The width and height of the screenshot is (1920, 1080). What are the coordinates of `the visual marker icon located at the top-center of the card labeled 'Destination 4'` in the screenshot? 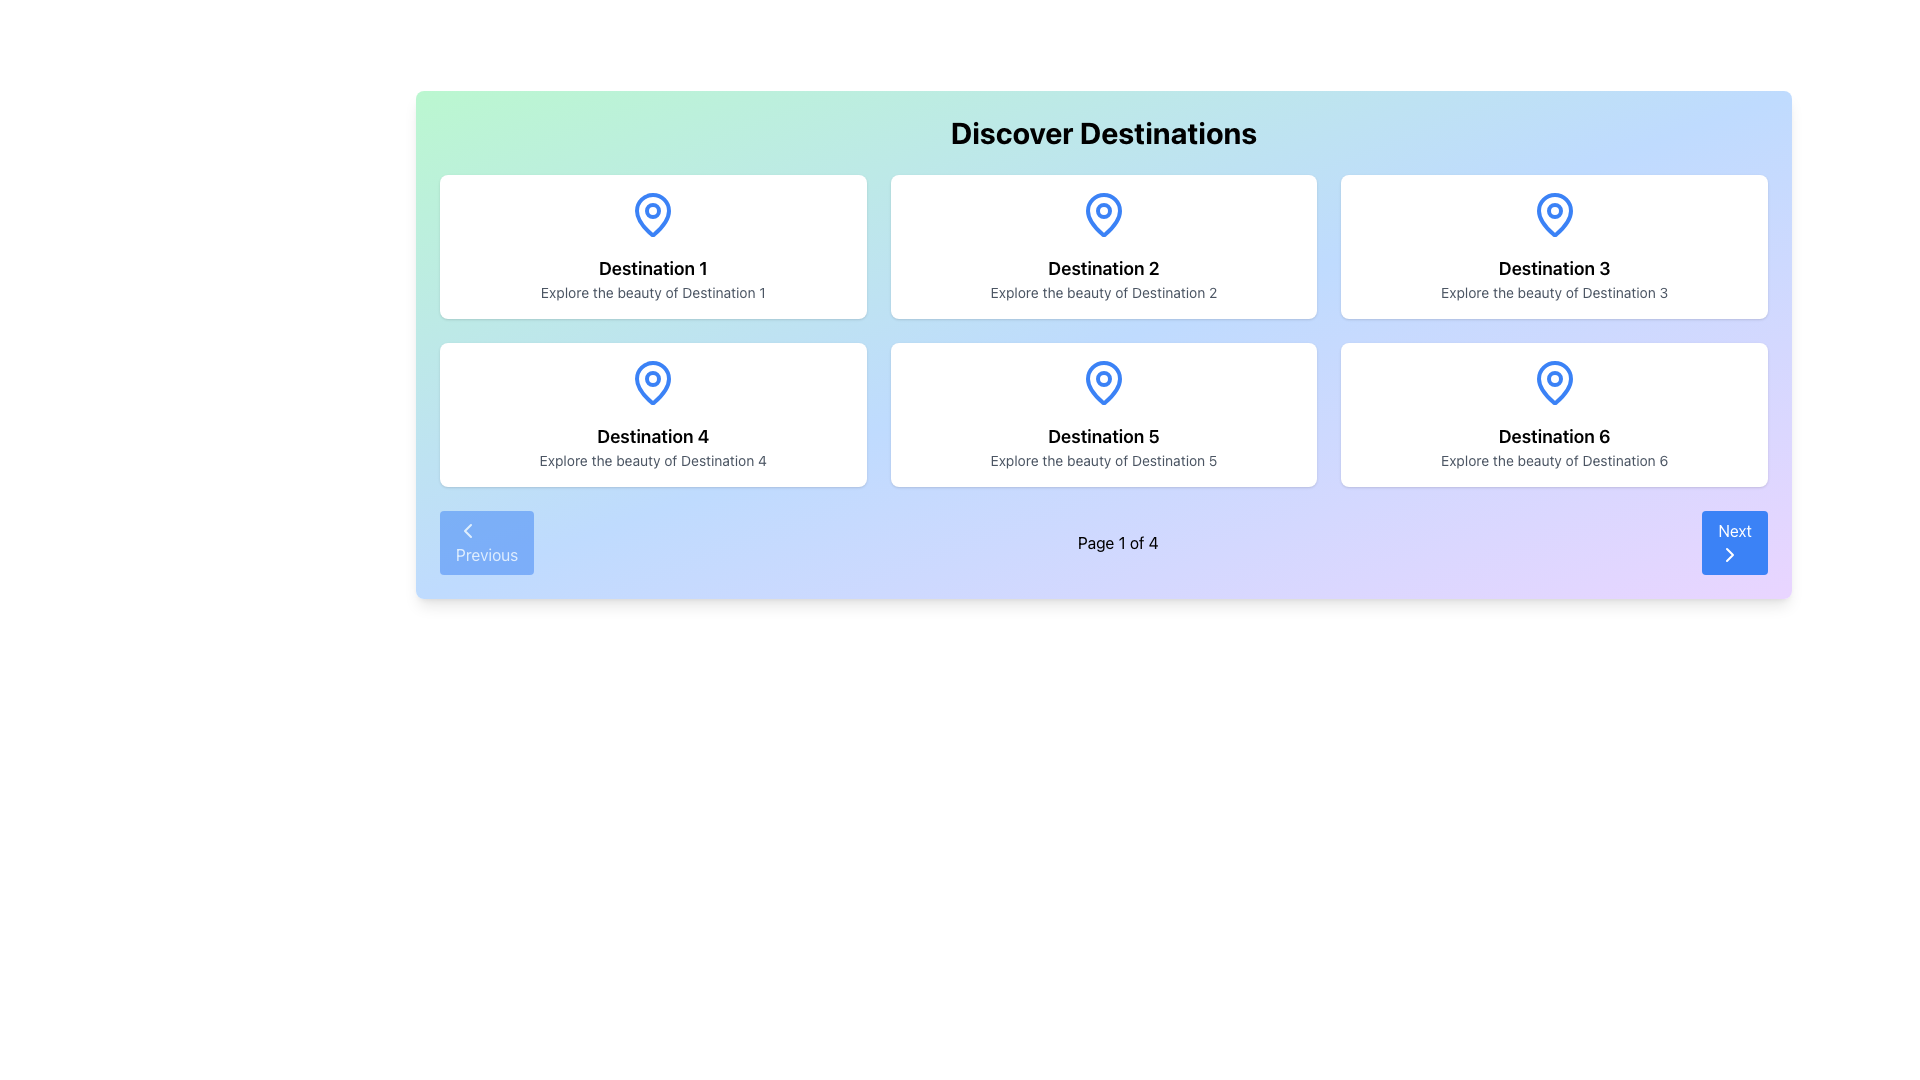 It's located at (653, 382).